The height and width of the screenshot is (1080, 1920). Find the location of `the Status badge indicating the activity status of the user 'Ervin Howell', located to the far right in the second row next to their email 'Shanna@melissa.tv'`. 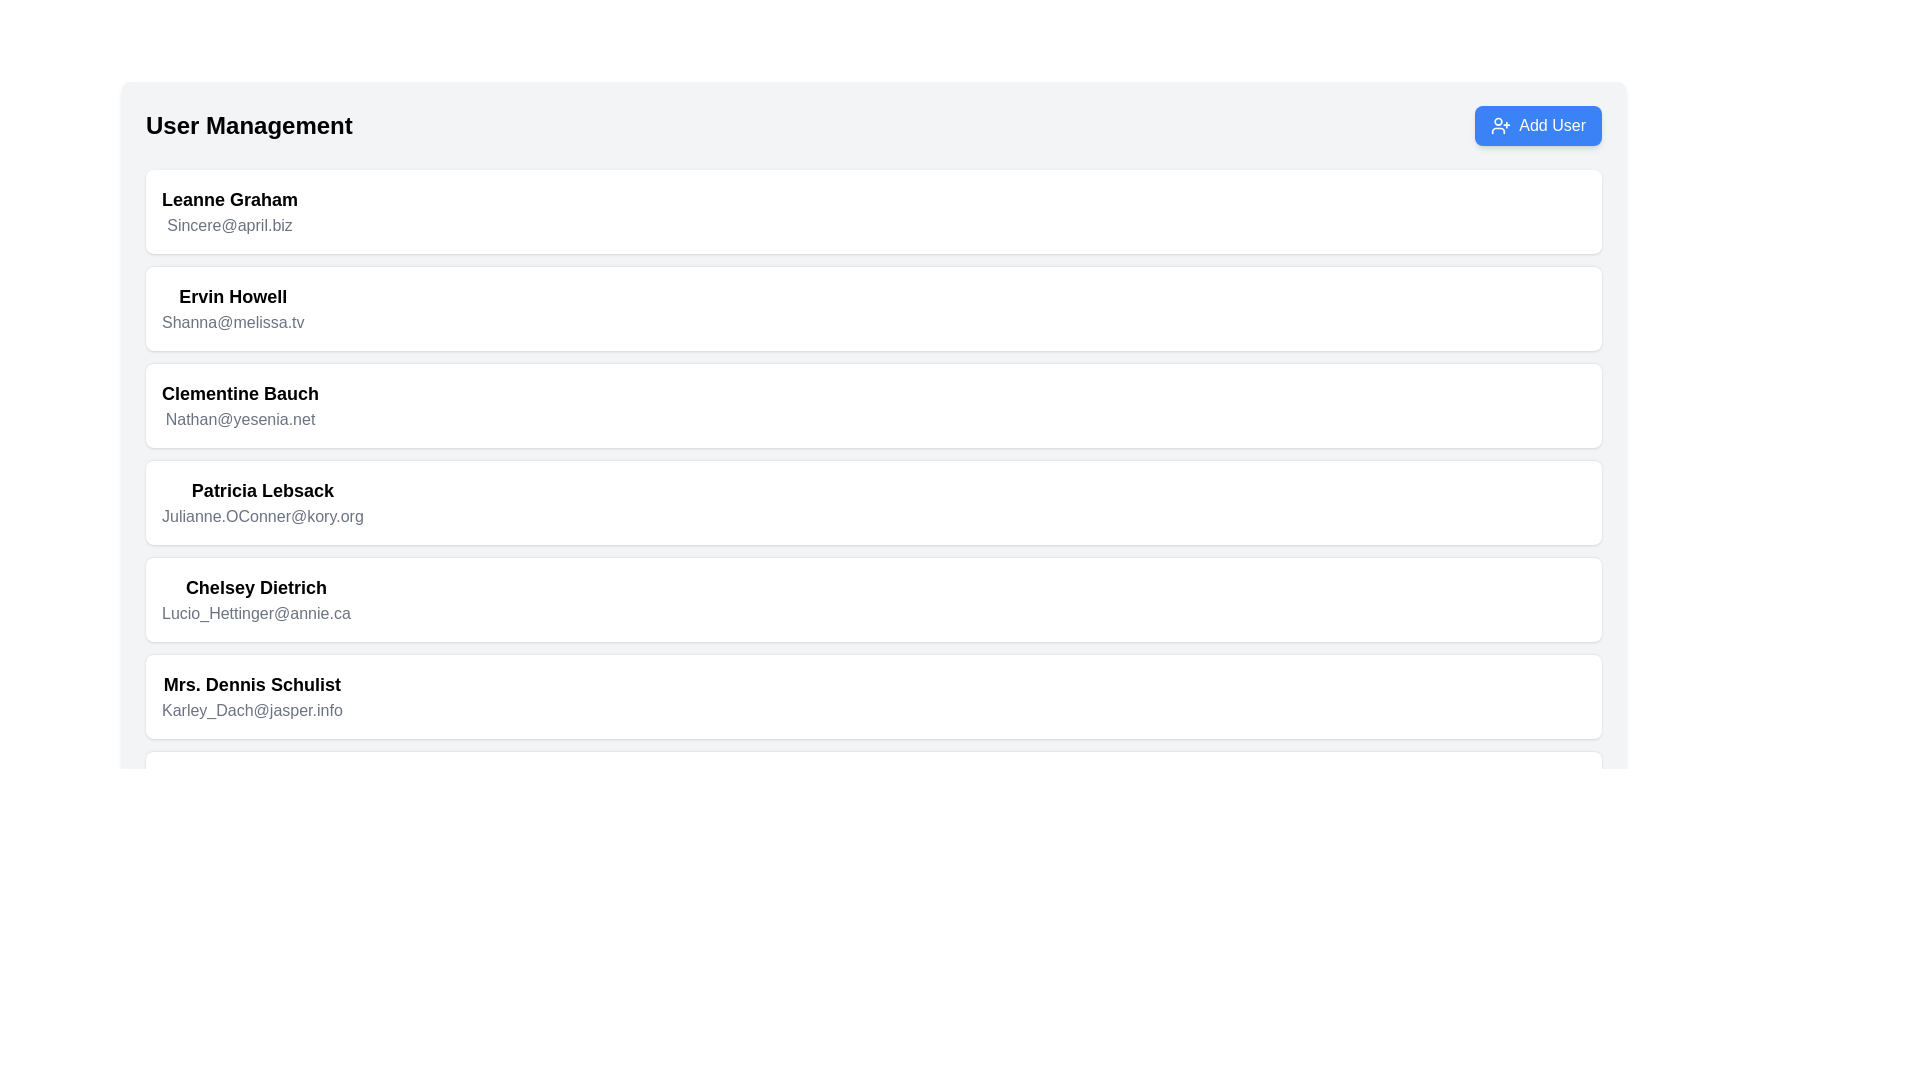

the Status badge indicating the activity status of the user 'Ervin Howell', located to the far right in the second row next to their email 'Shanna@melissa.tv' is located at coordinates (1554, 308).